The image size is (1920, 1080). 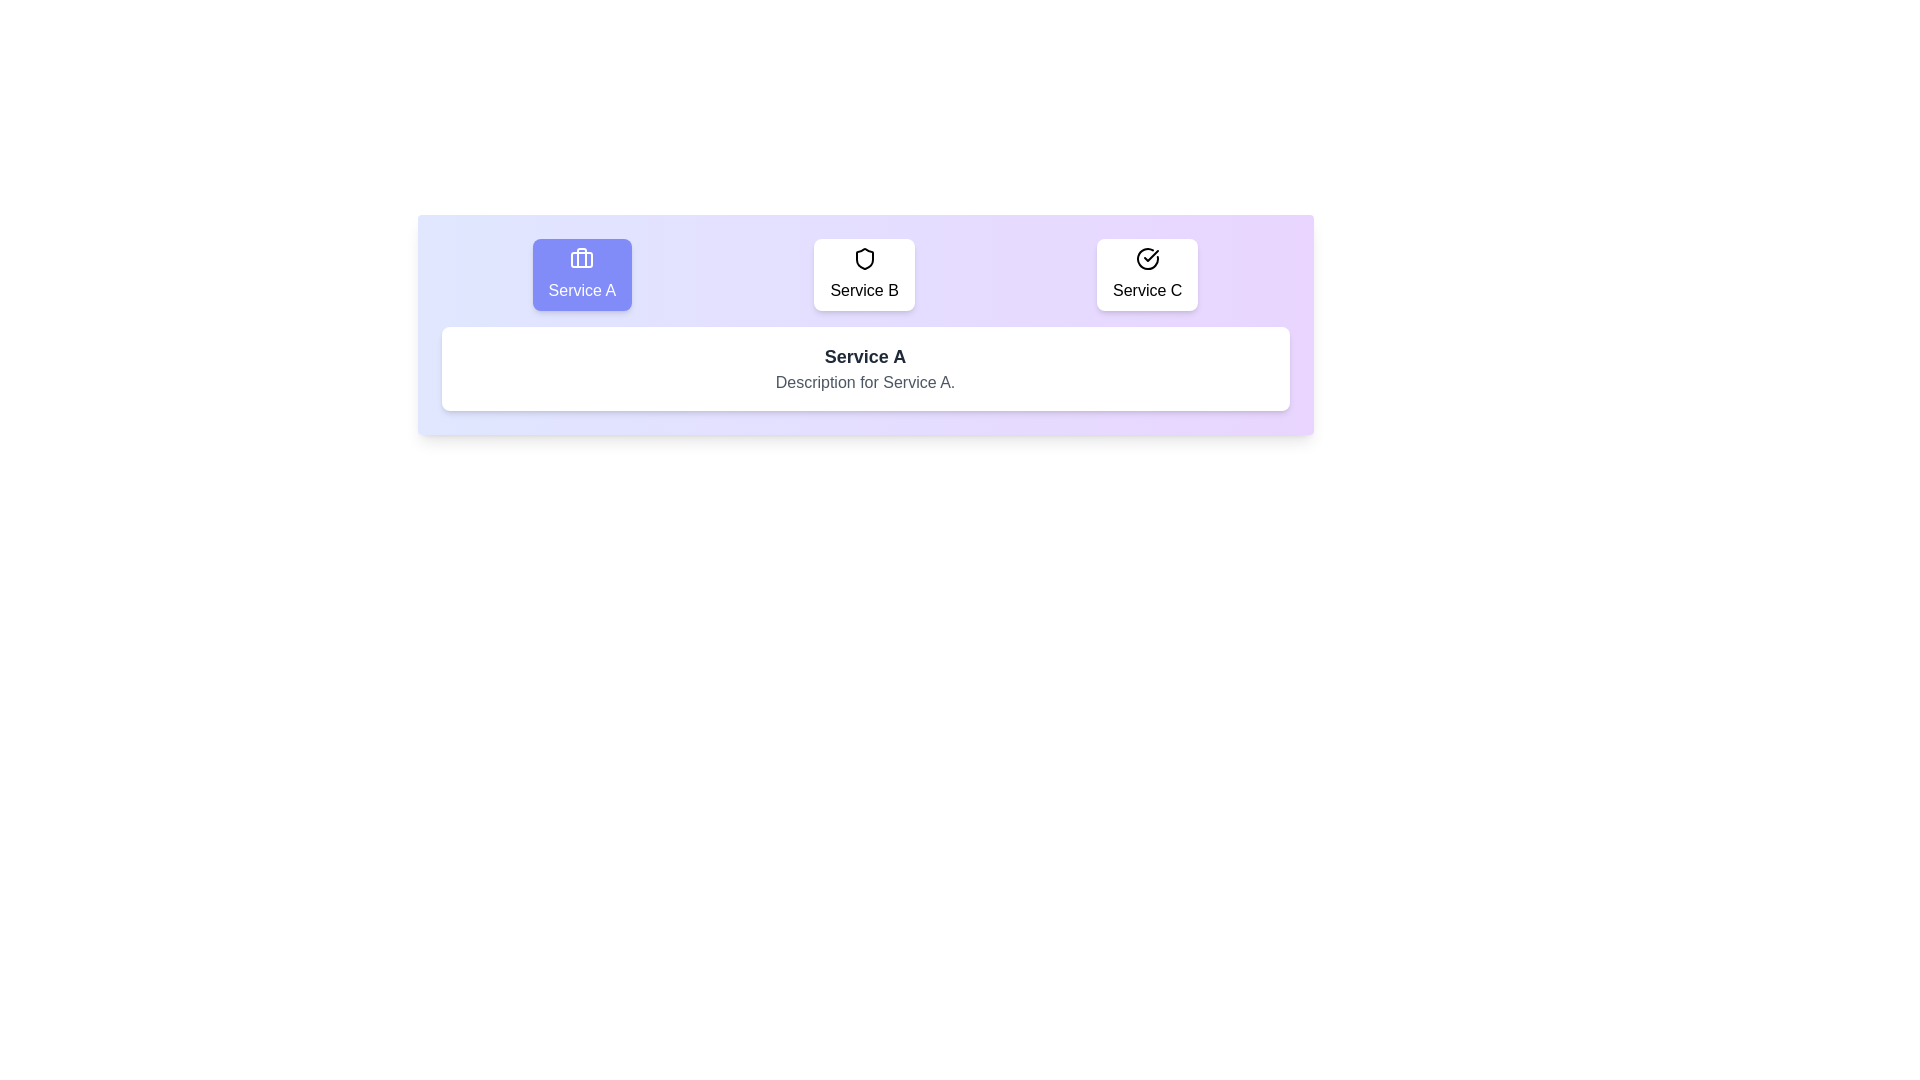 What do you see at coordinates (864, 274) in the screenshot?
I see `the 'Service B' button, which is a rectangular button with a shield icon, located at the center of the group of three buttons` at bounding box center [864, 274].